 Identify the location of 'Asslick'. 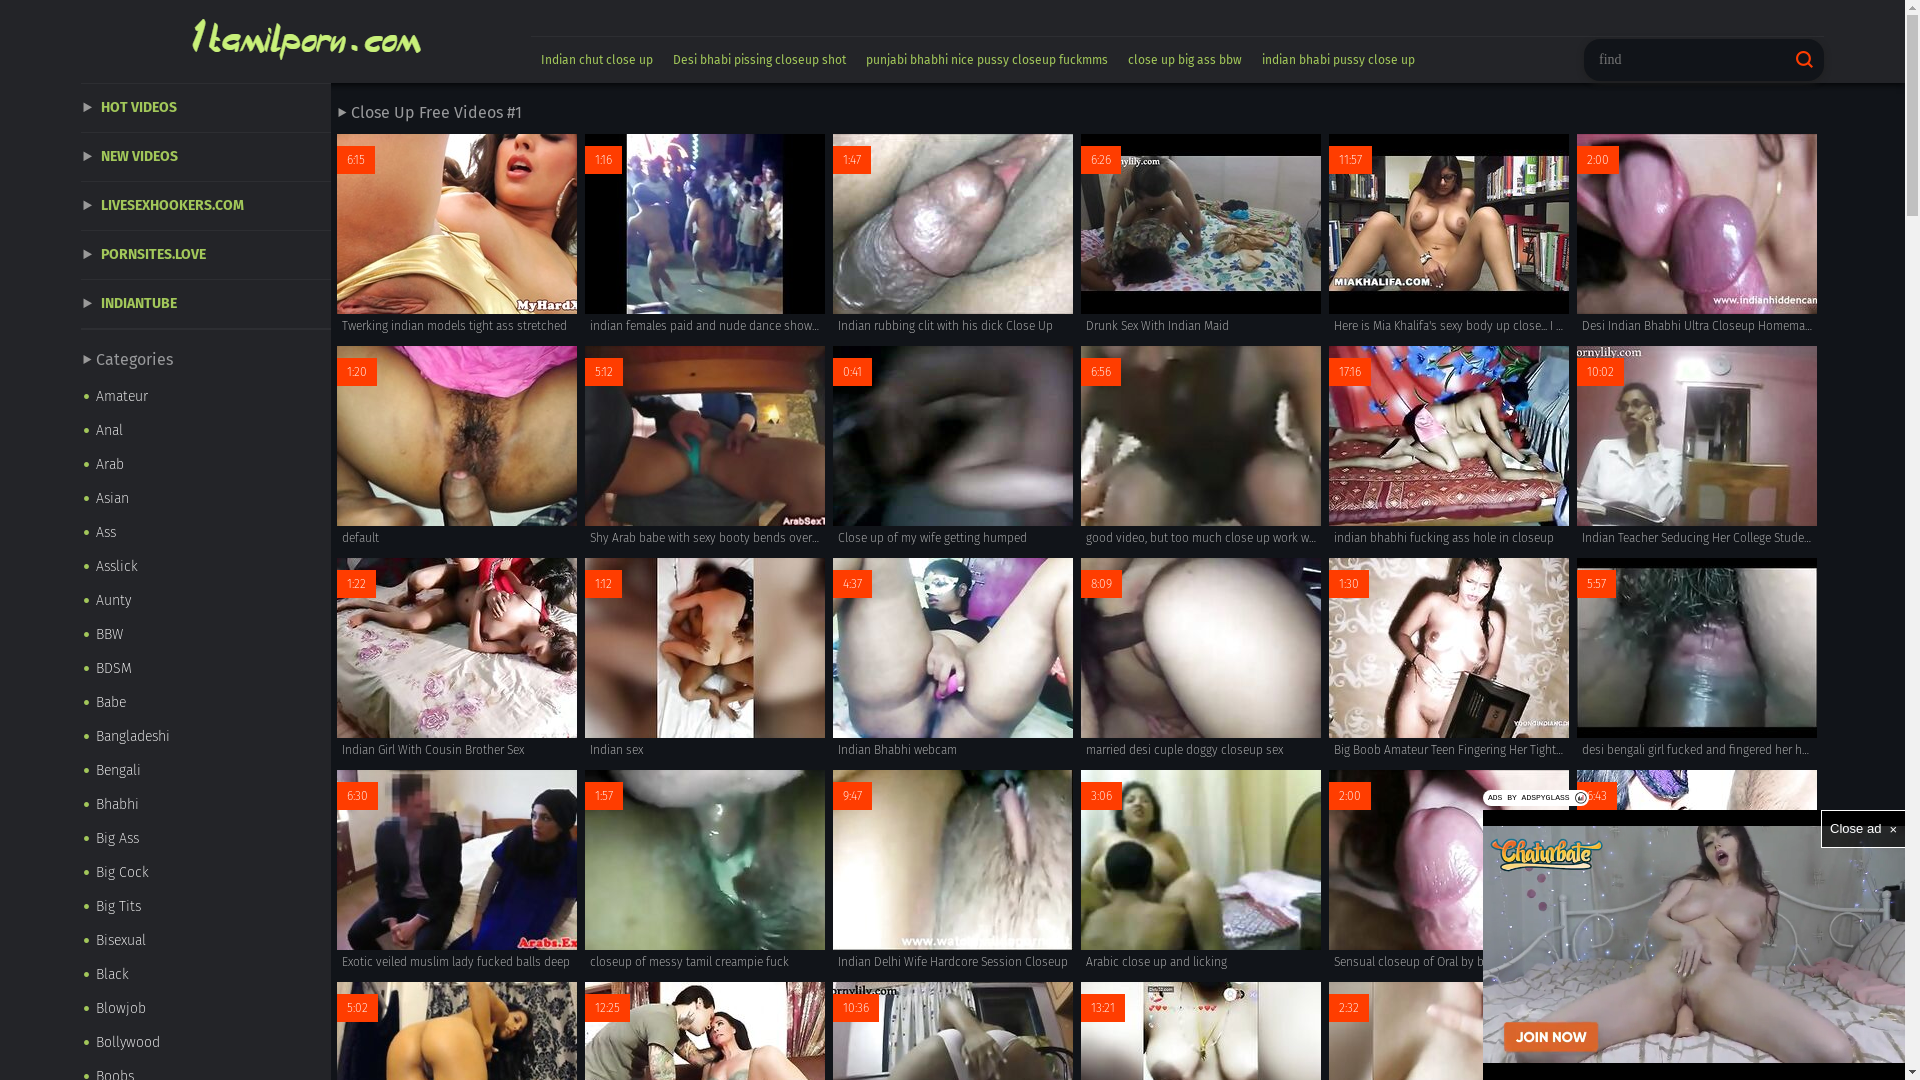
(206, 567).